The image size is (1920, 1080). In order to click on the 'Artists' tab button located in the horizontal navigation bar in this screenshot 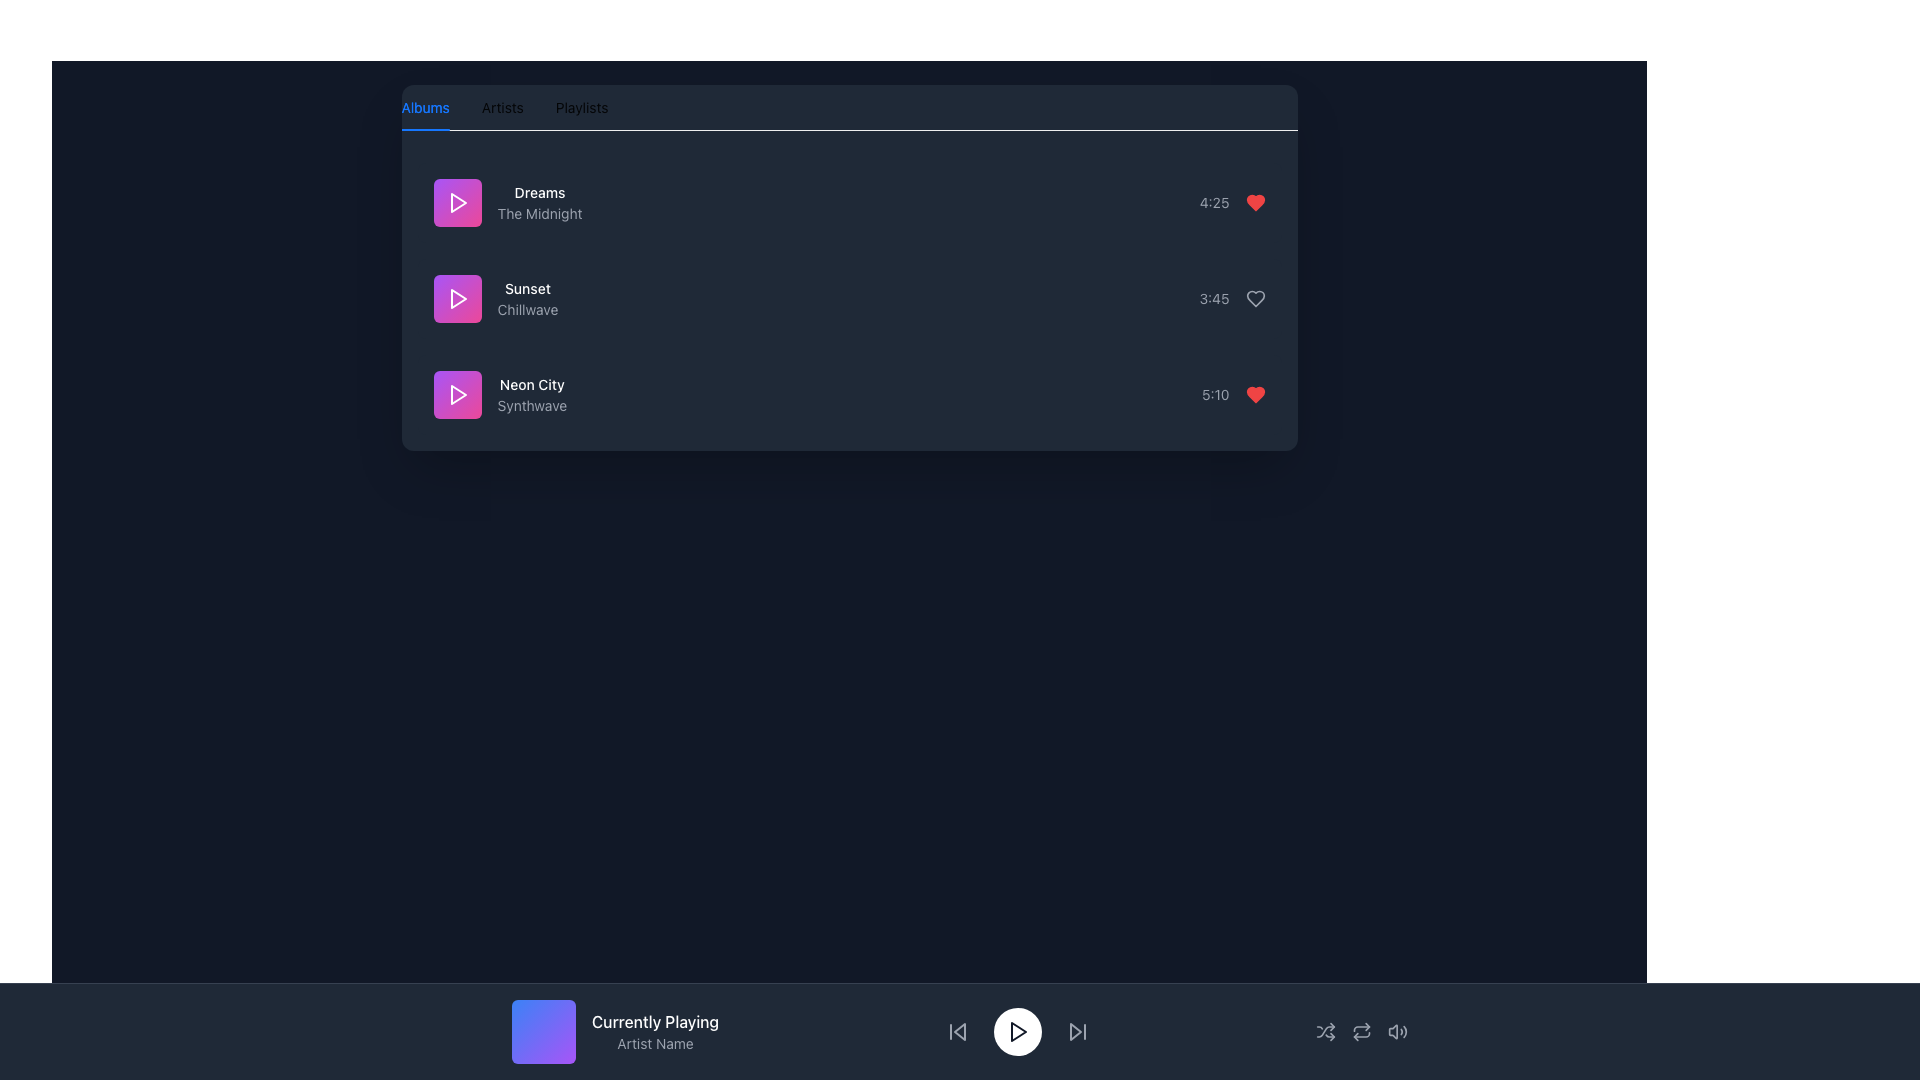, I will do `click(502, 108)`.